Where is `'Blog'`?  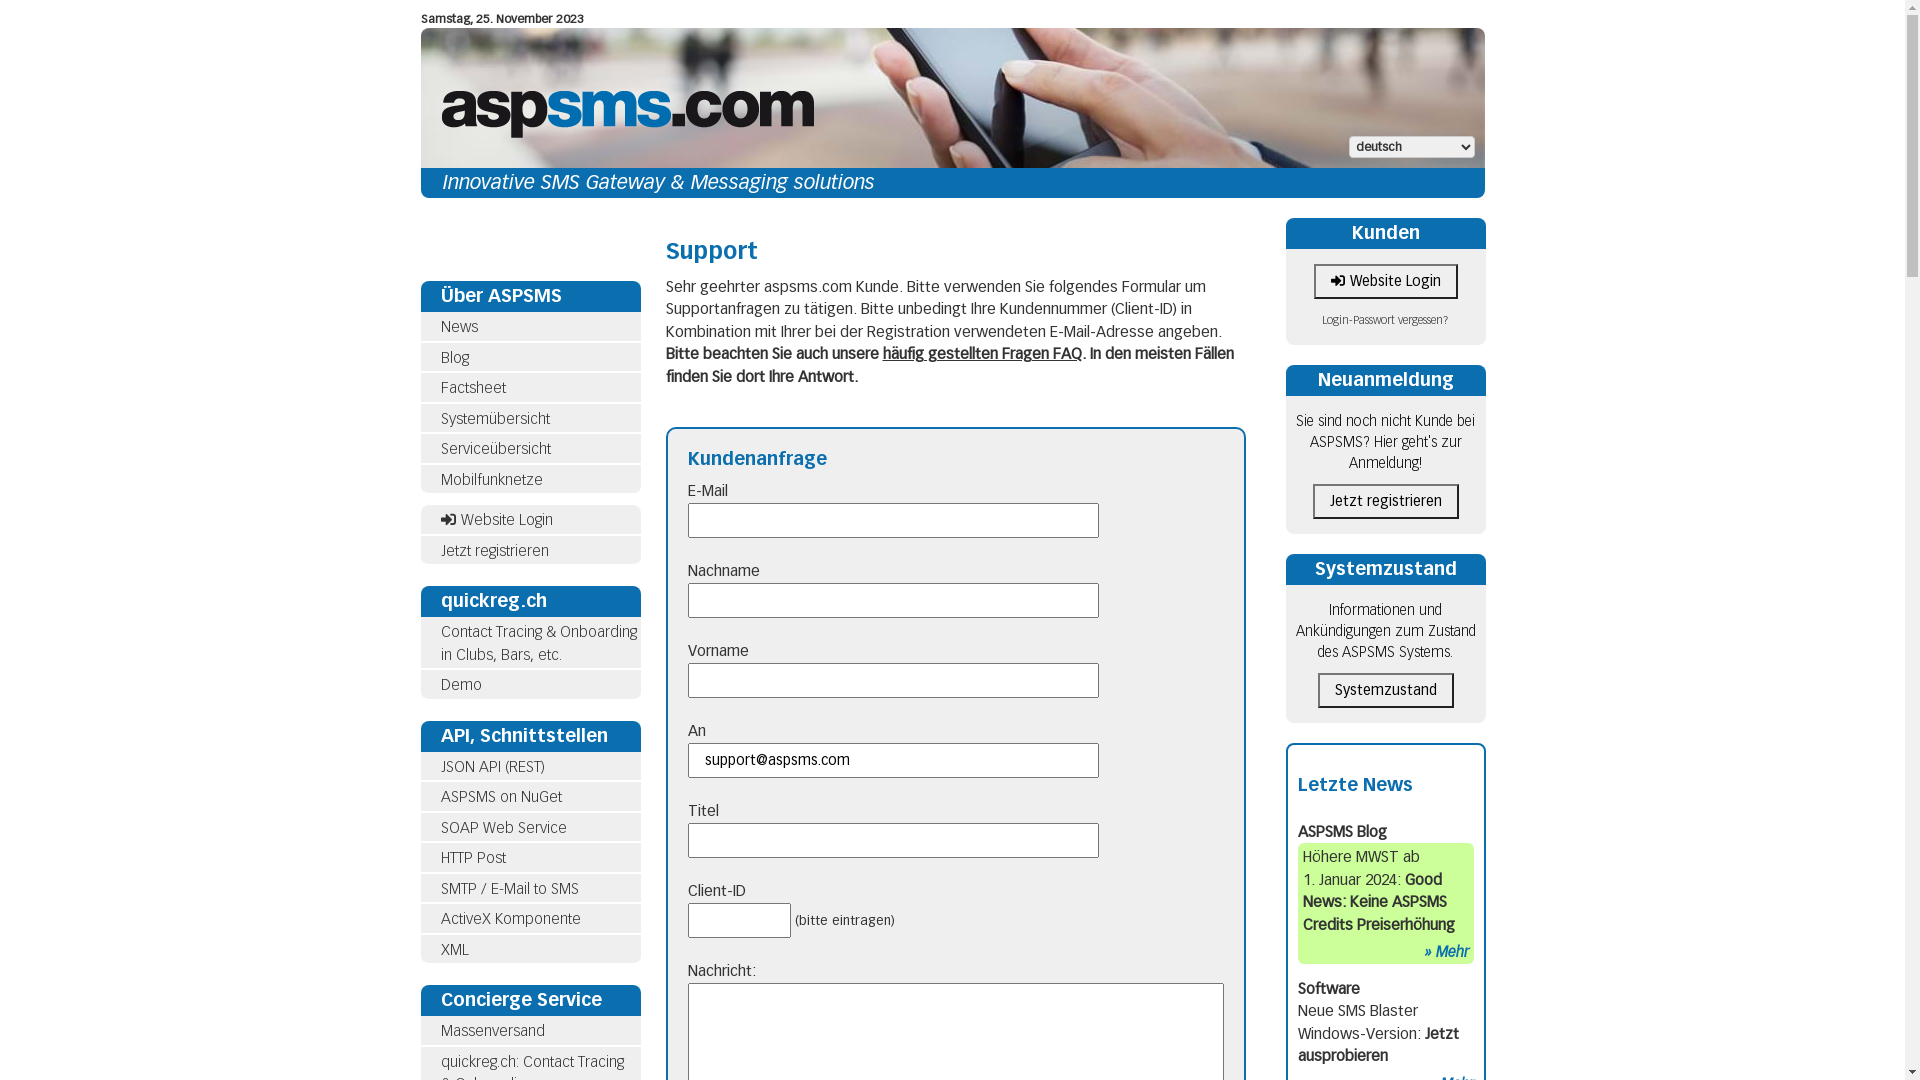
'Blog' is located at coordinates (529, 356).